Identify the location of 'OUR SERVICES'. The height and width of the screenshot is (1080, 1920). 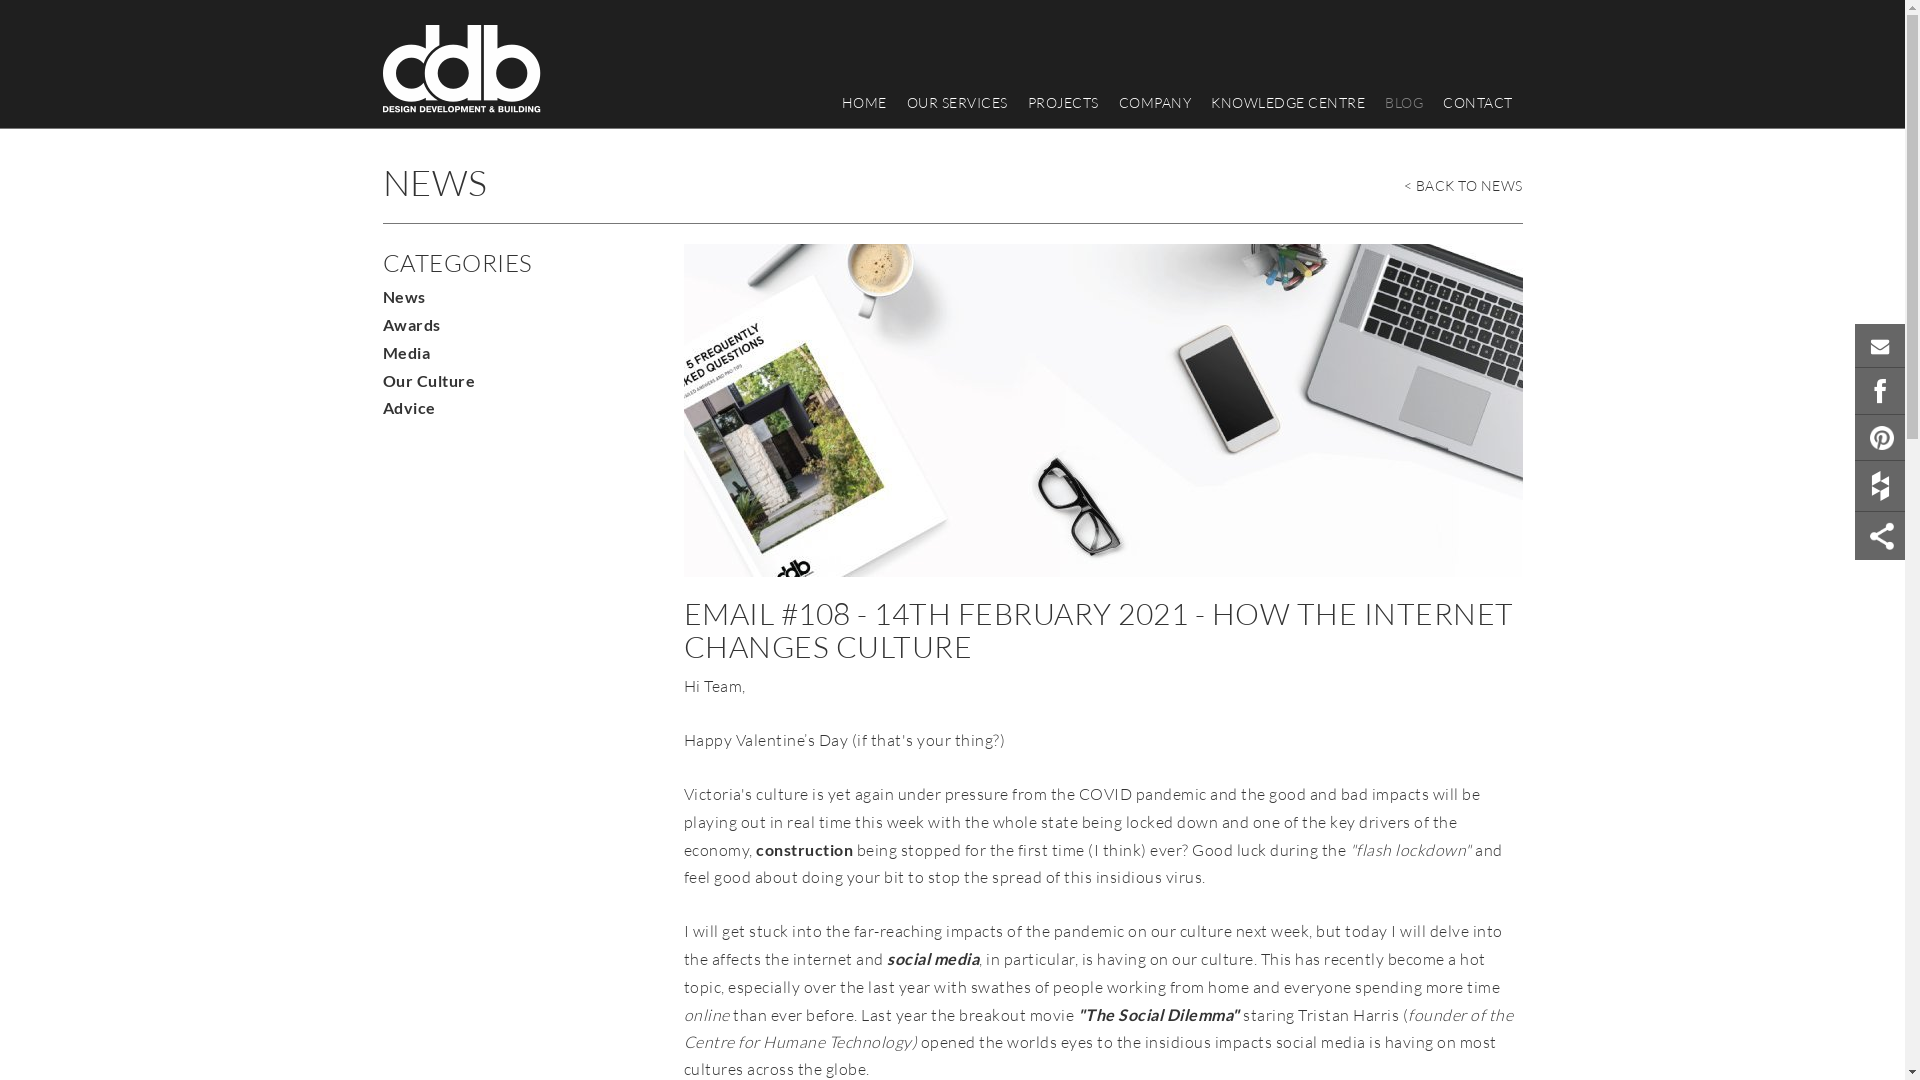
(955, 103).